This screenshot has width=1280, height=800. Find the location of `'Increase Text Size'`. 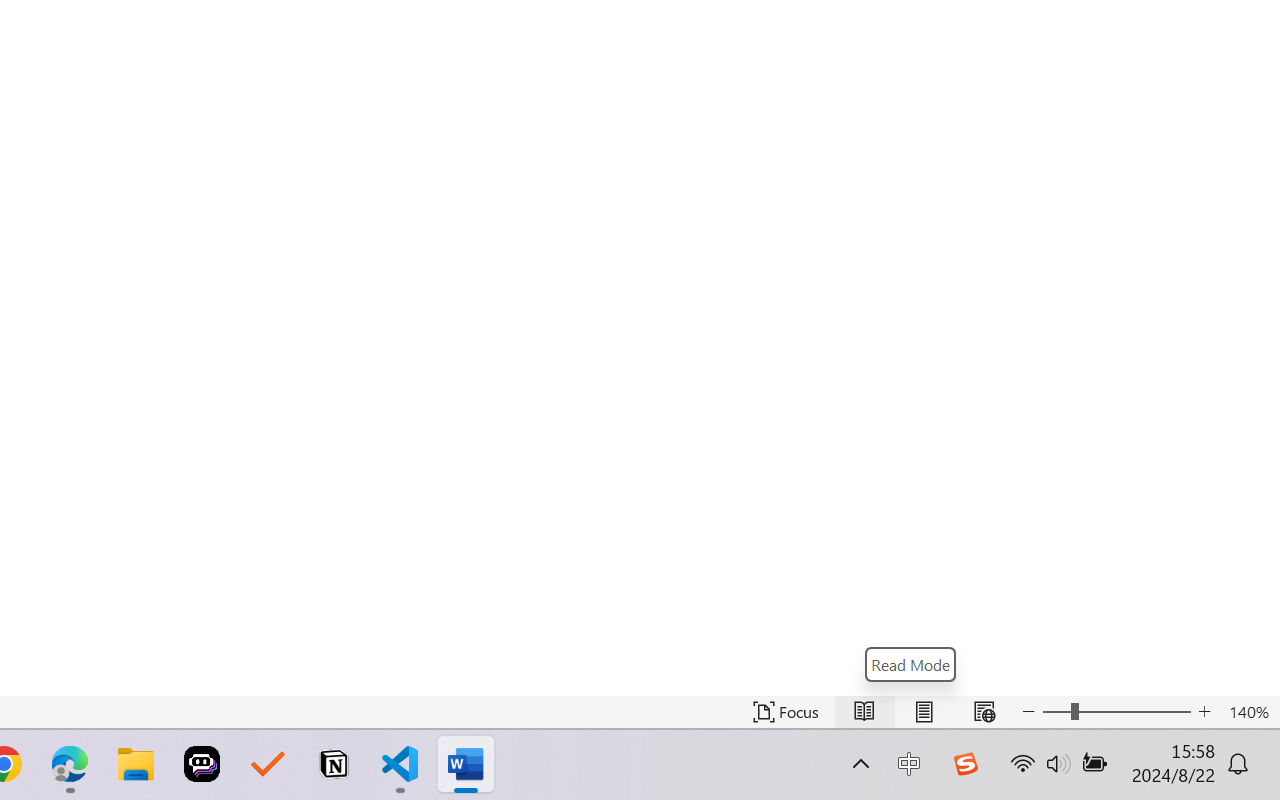

'Increase Text Size' is located at coordinates (1204, 711).